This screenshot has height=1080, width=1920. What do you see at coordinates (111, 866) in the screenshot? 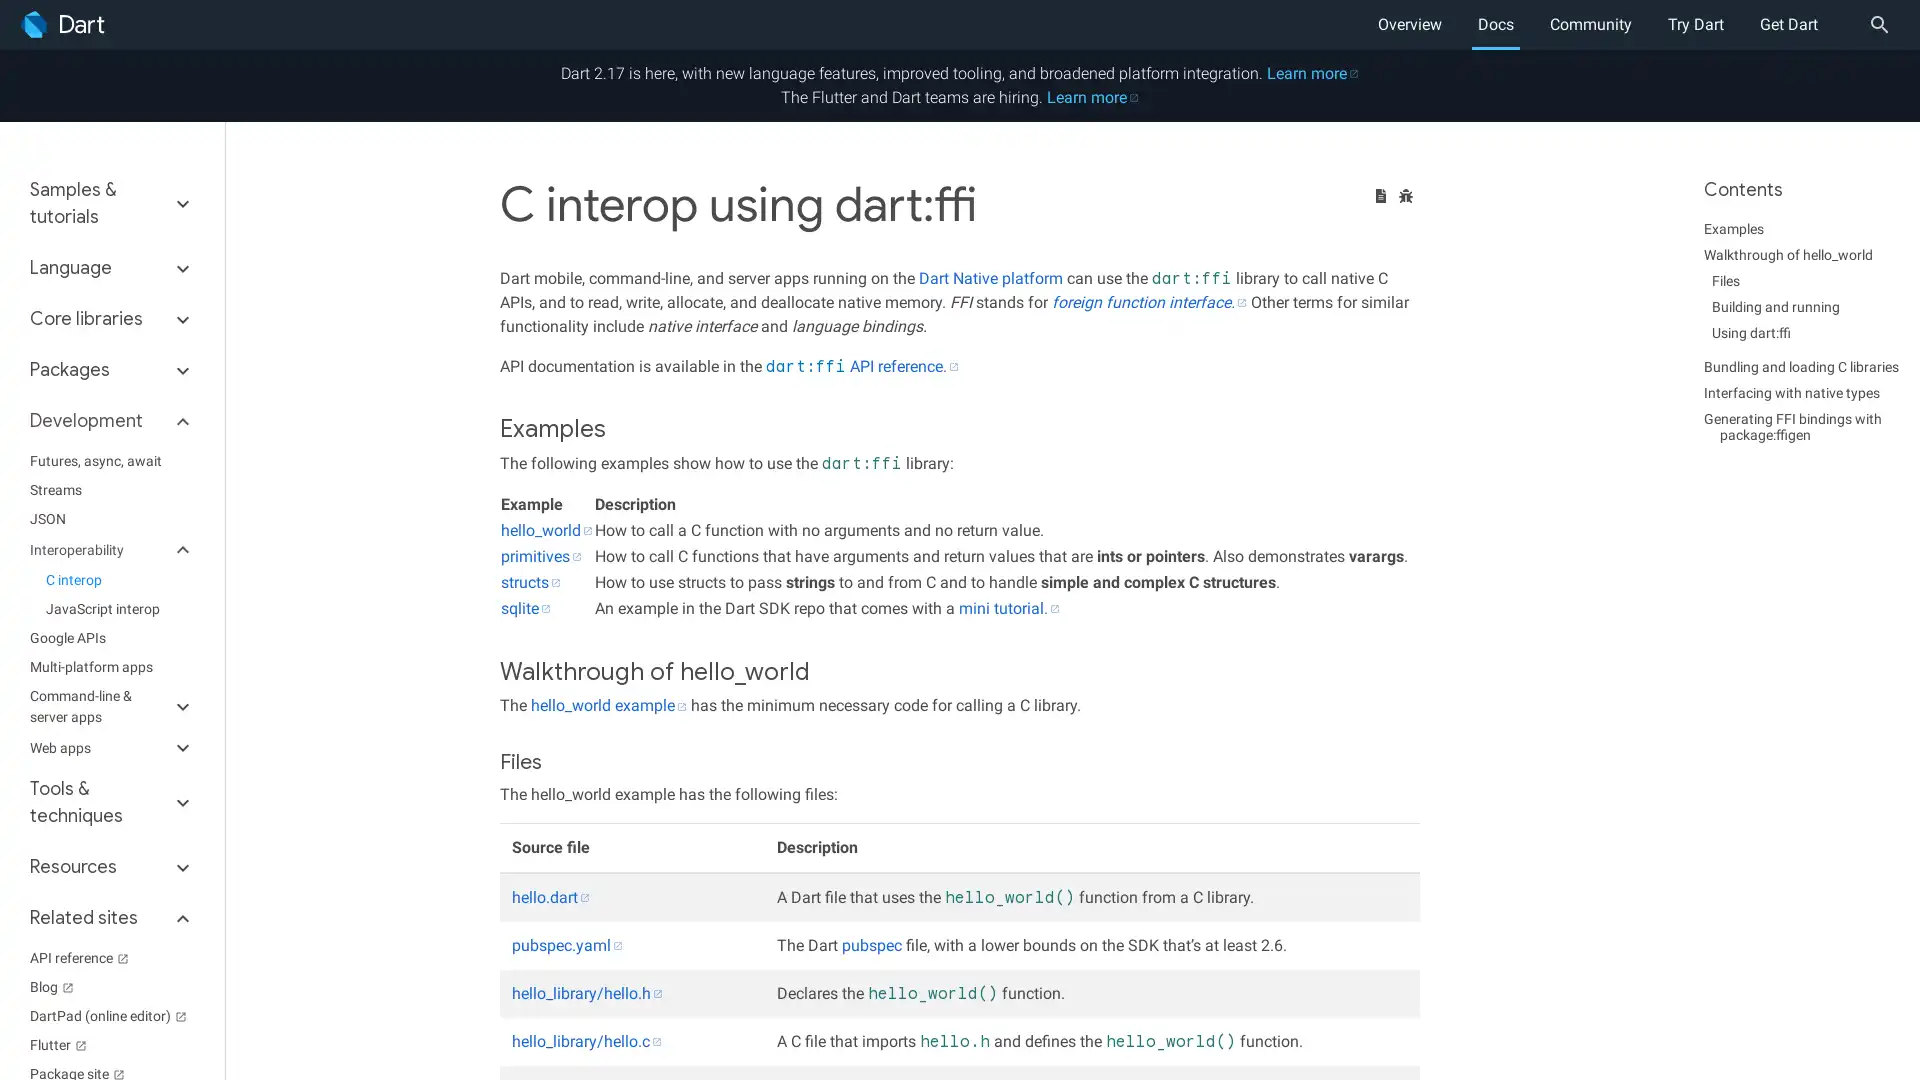
I see `Resources keyboard_arrow_down` at bounding box center [111, 866].